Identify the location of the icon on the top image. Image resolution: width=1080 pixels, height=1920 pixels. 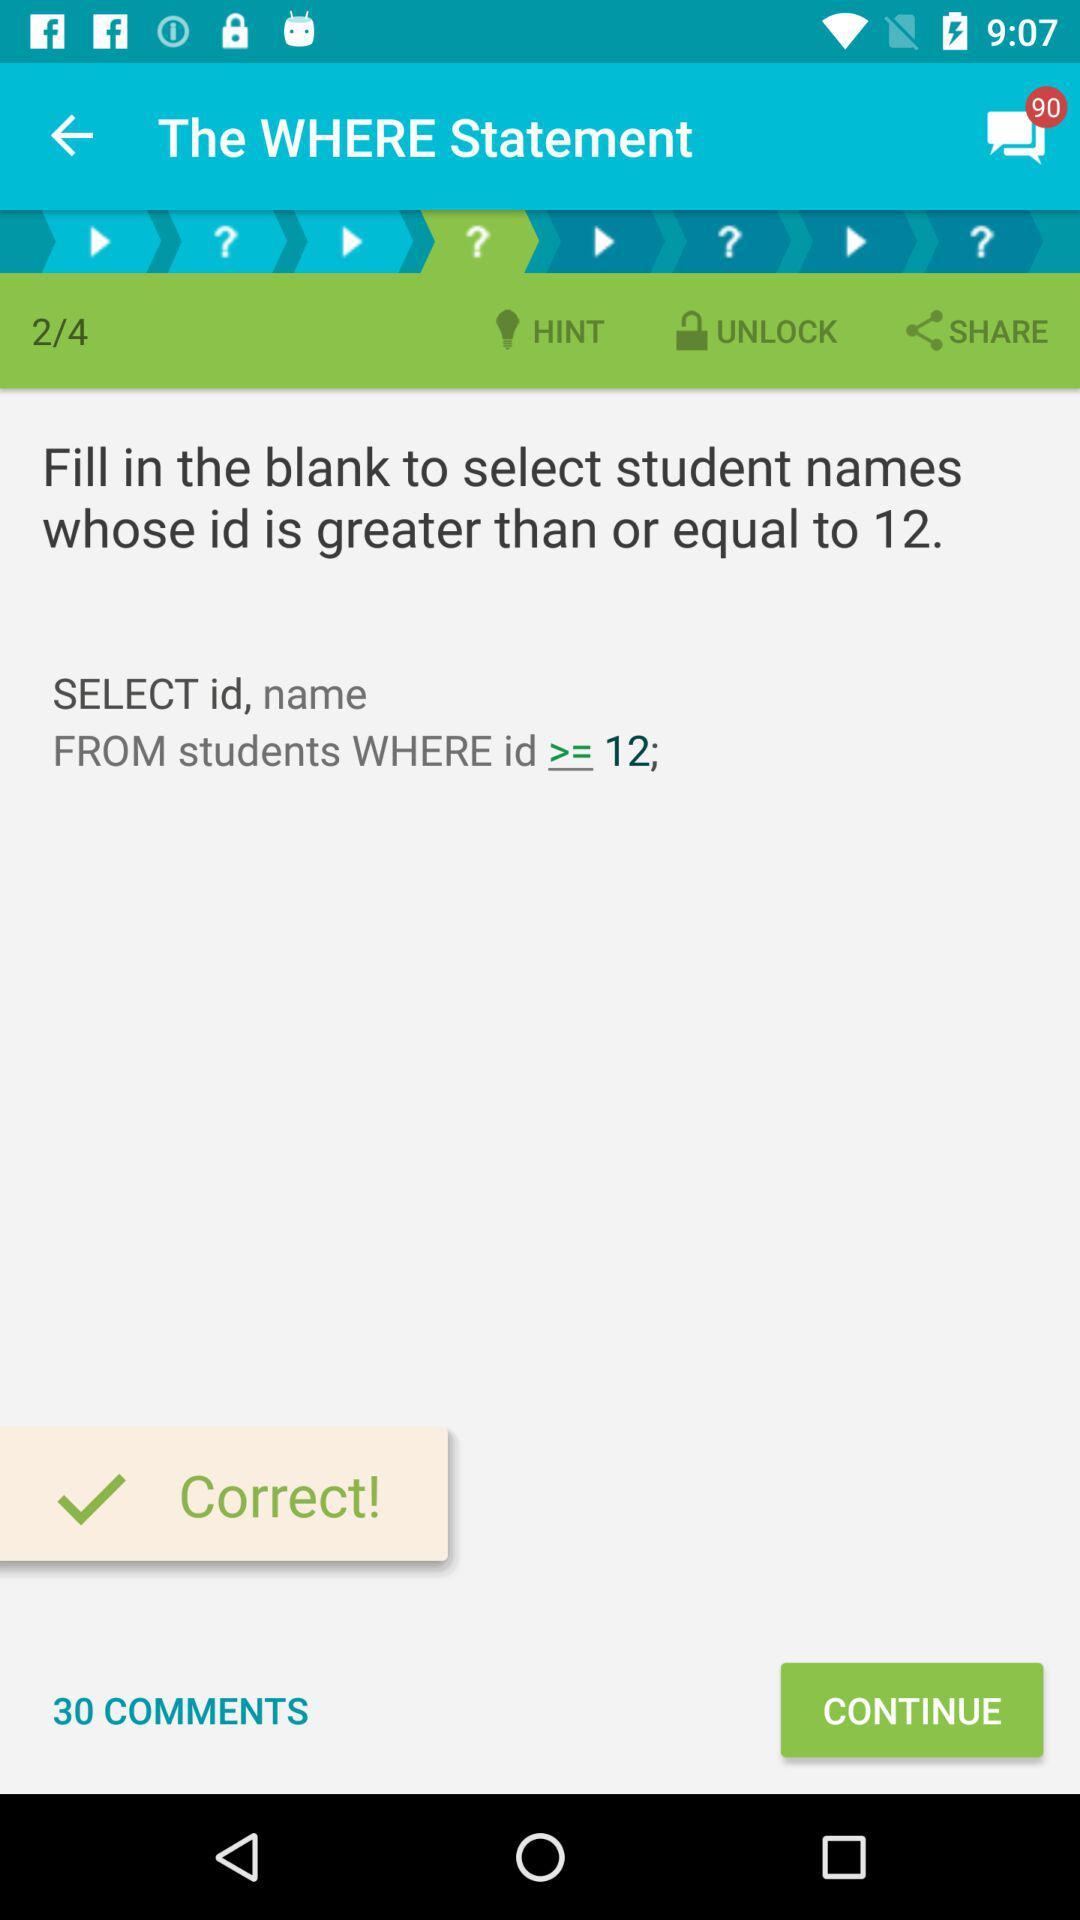
(1017, 136).